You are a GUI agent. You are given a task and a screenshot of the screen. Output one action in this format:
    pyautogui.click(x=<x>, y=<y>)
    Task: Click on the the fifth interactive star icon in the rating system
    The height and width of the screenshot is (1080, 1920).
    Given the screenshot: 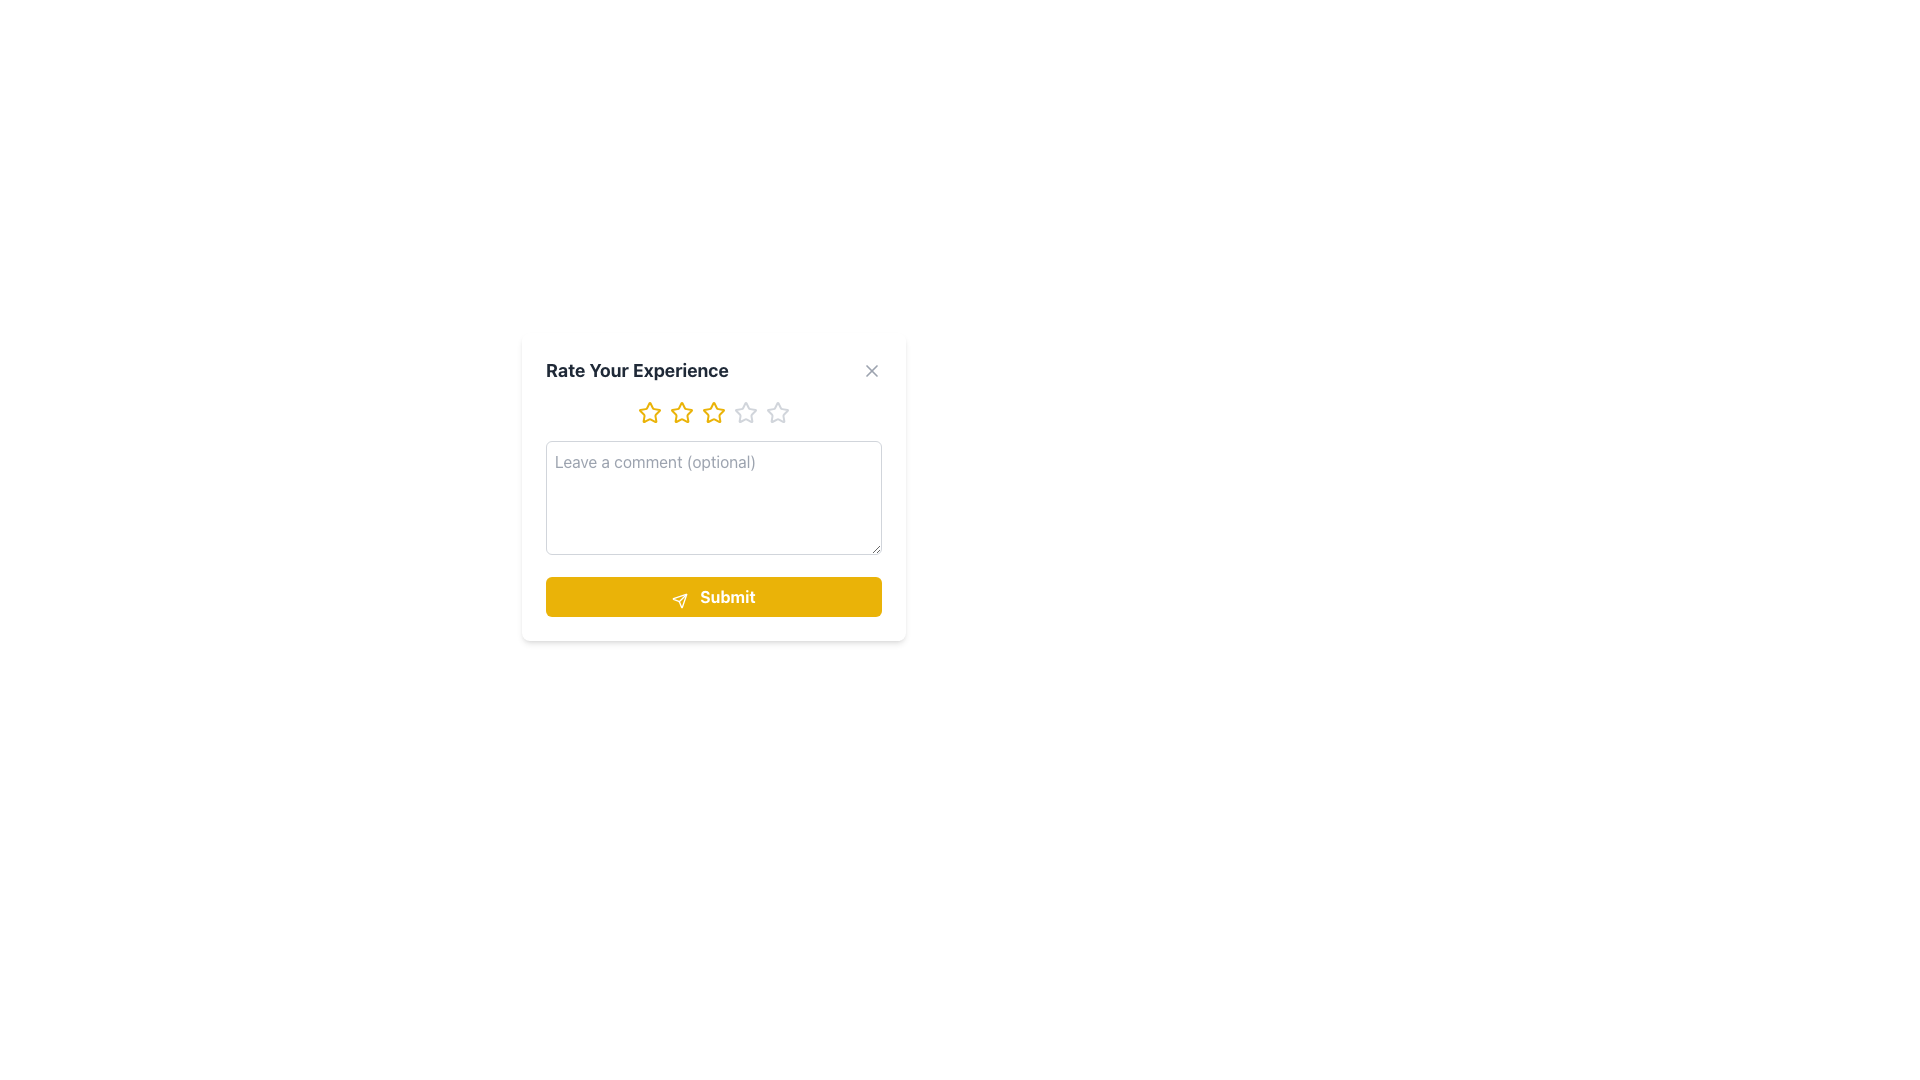 What is the action you would take?
    pyautogui.click(x=776, y=411)
    